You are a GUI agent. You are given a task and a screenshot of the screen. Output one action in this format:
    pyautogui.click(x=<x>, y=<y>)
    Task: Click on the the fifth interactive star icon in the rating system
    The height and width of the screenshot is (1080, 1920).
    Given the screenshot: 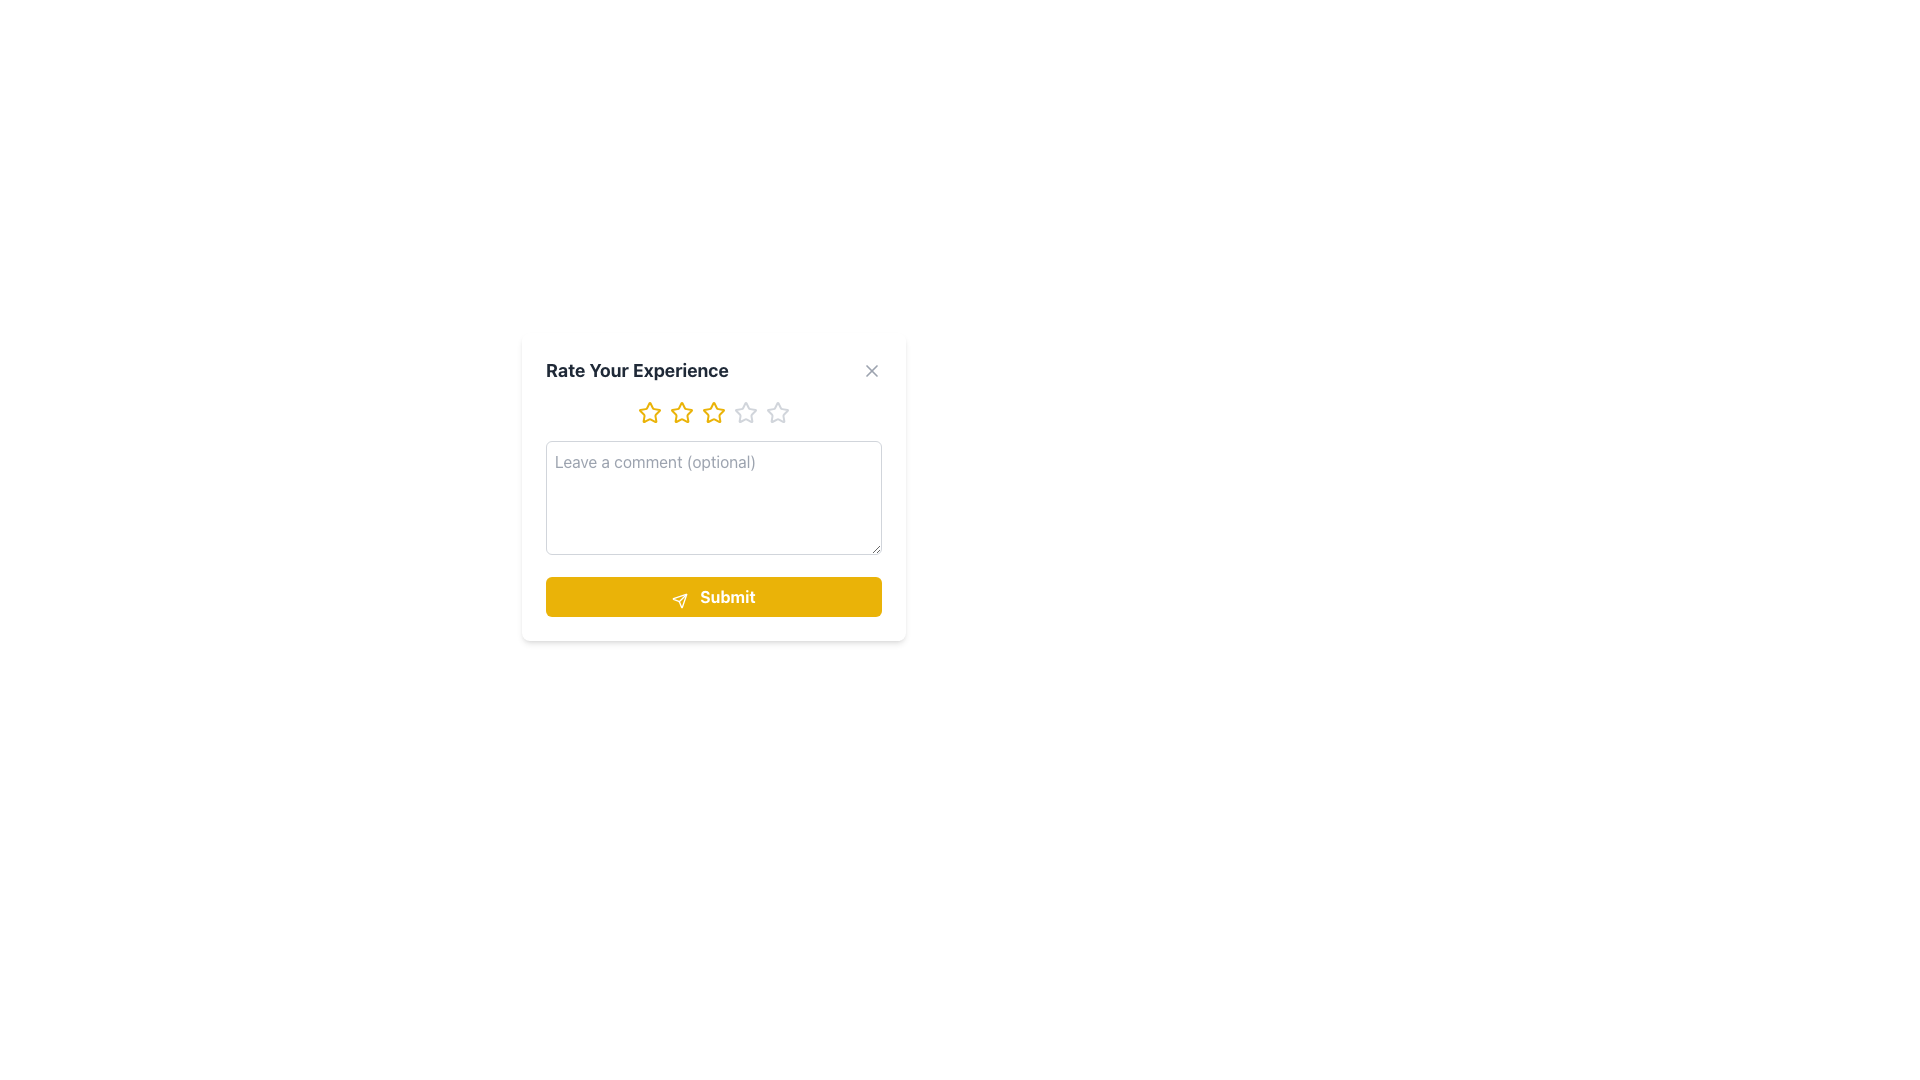 What is the action you would take?
    pyautogui.click(x=776, y=411)
    